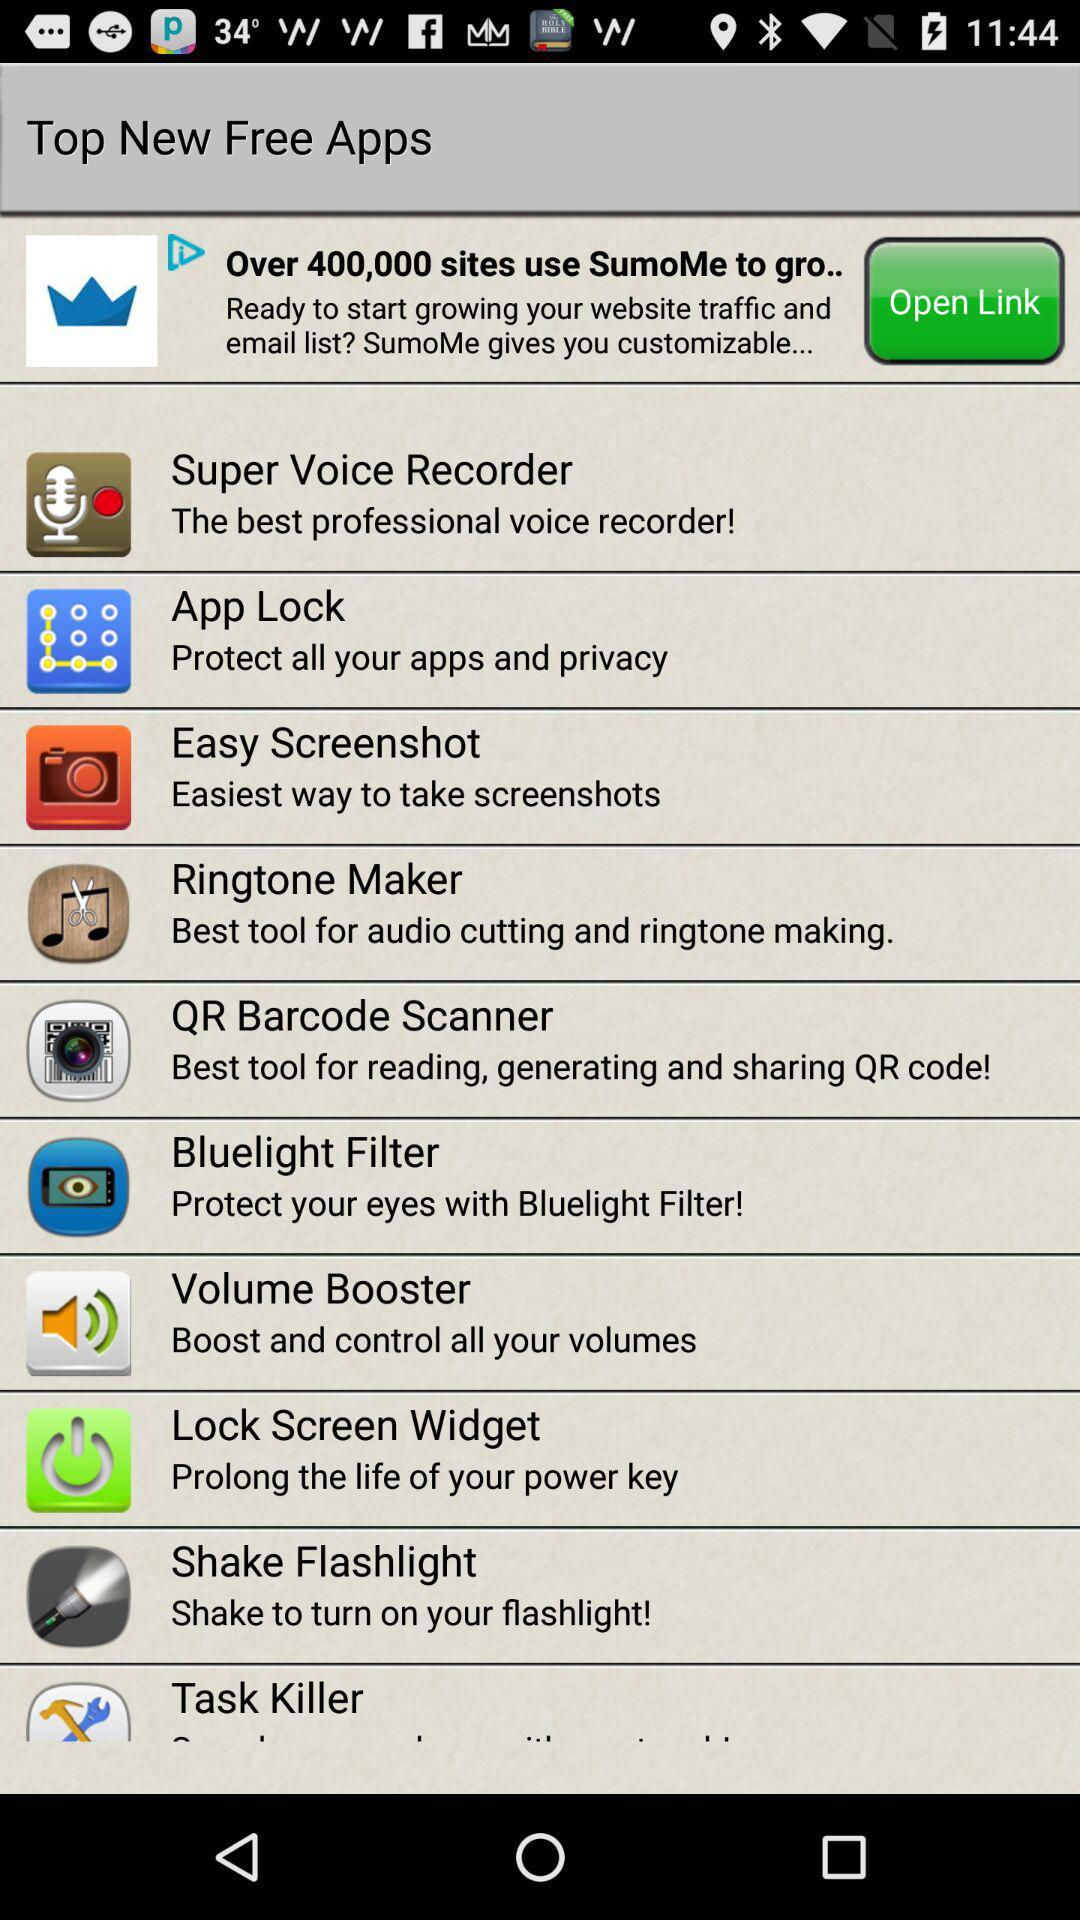 The image size is (1080, 1920). Describe the element at coordinates (624, 1422) in the screenshot. I see `lock screen widget item` at that location.